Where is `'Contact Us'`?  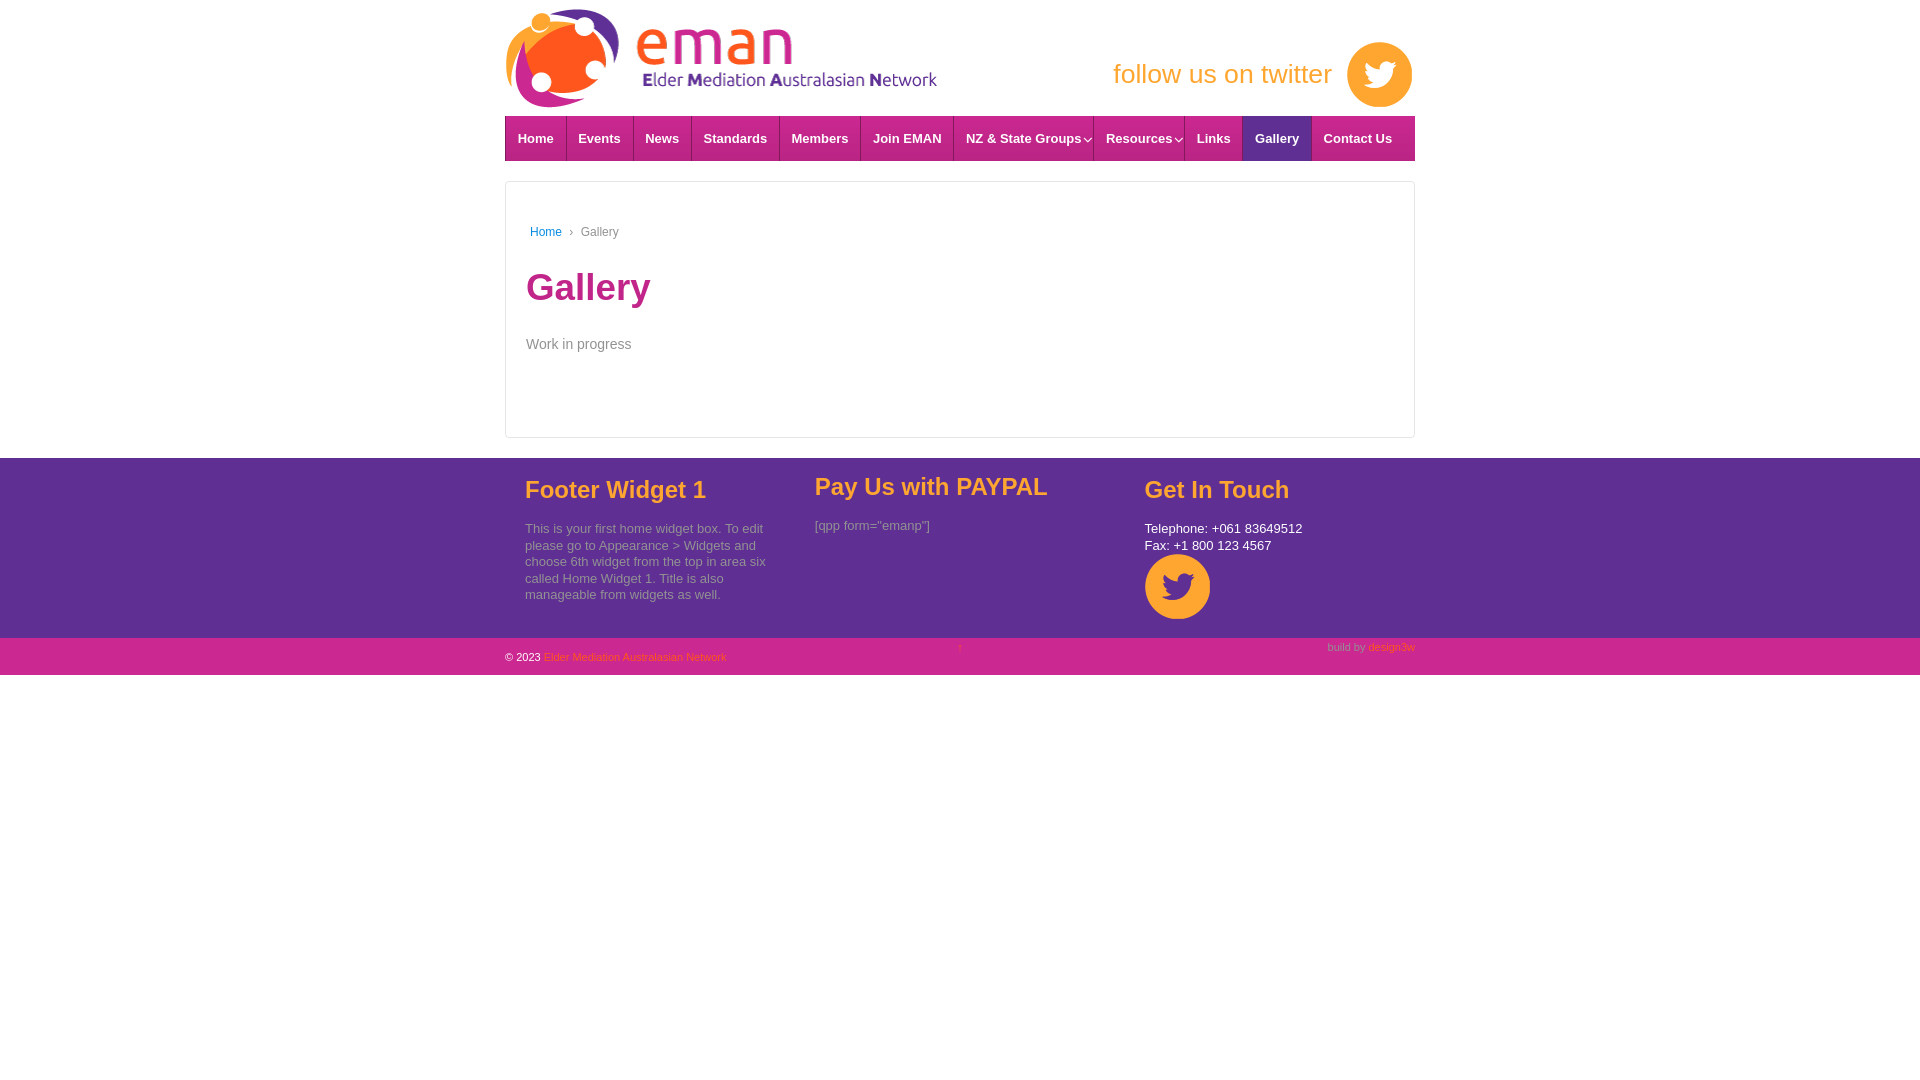 'Contact Us' is located at coordinates (1357, 137).